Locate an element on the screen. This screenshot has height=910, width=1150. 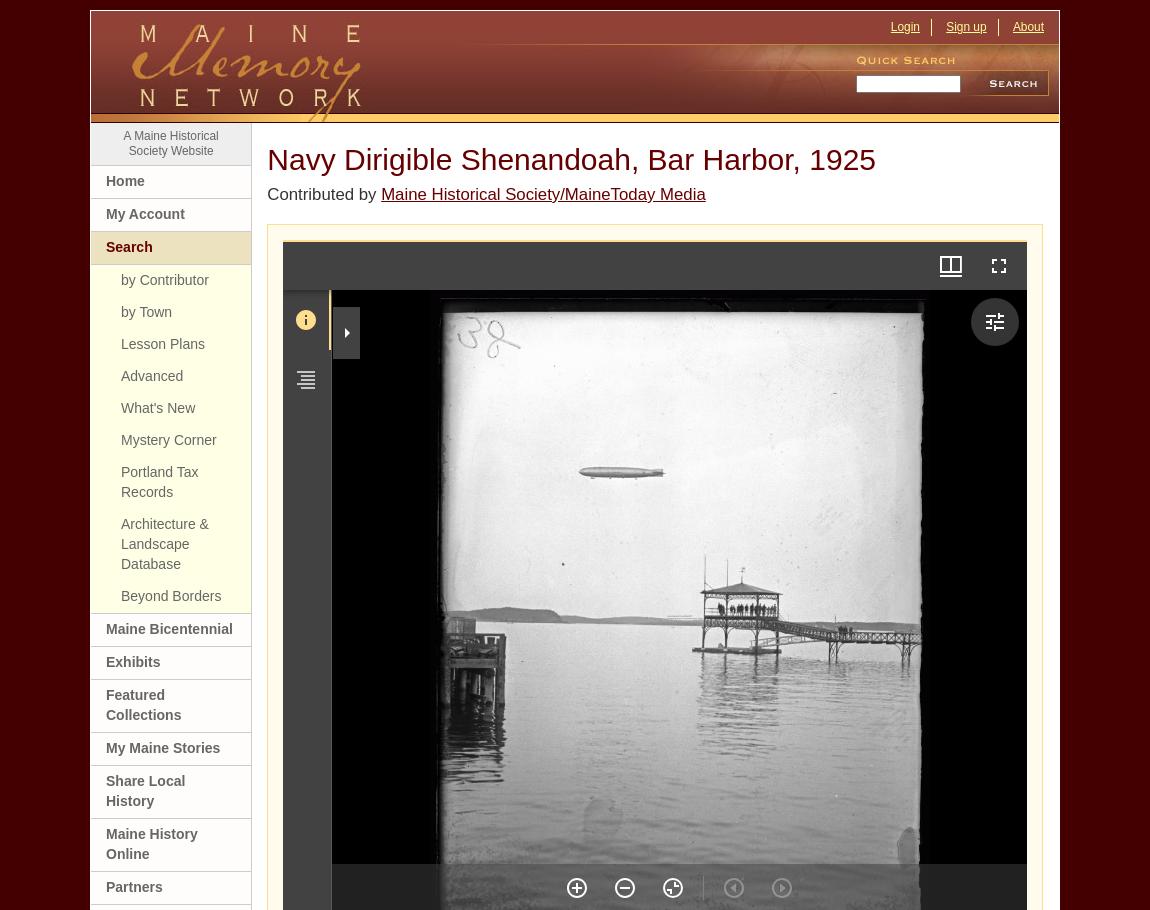
'Exhibits' is located at coordinates (132, 660).